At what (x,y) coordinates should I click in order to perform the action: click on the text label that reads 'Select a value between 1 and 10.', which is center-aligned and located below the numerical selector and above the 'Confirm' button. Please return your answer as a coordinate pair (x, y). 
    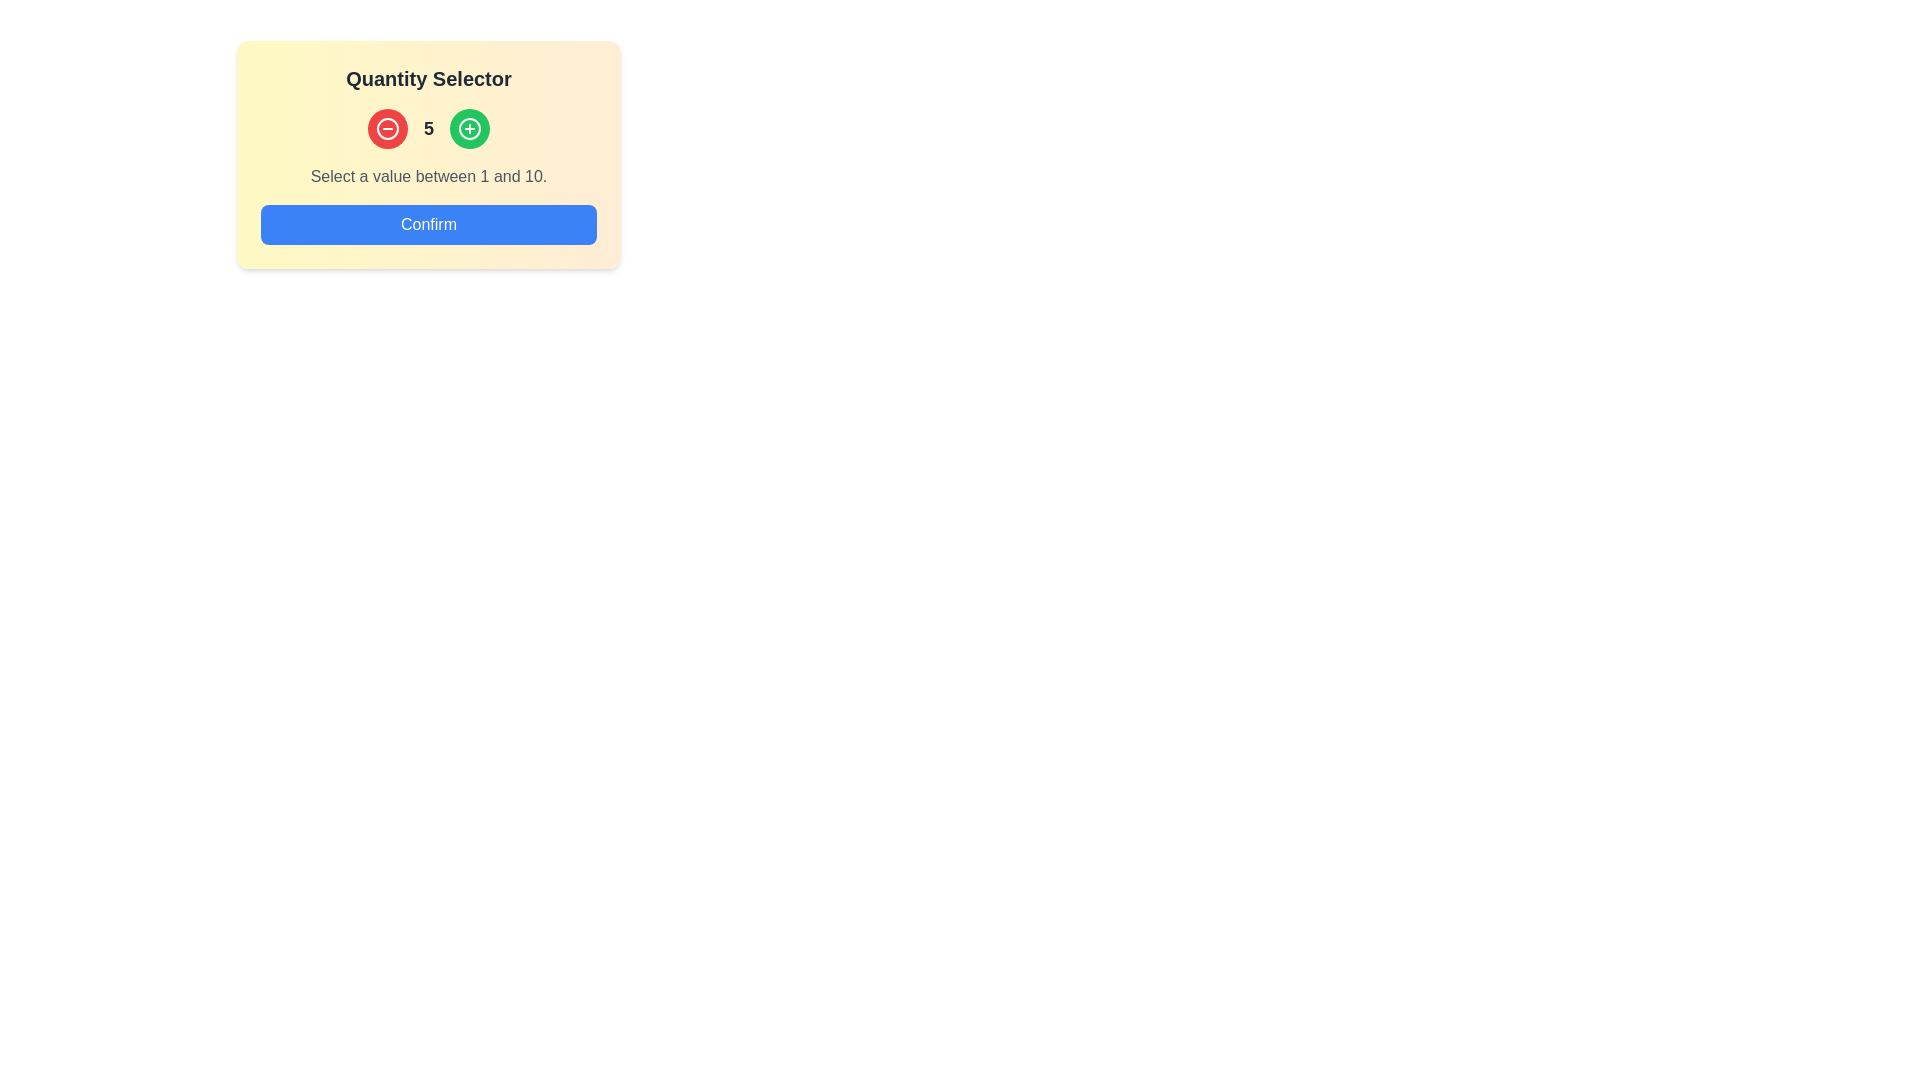
    Looking at the image, I should click on (427, 176).